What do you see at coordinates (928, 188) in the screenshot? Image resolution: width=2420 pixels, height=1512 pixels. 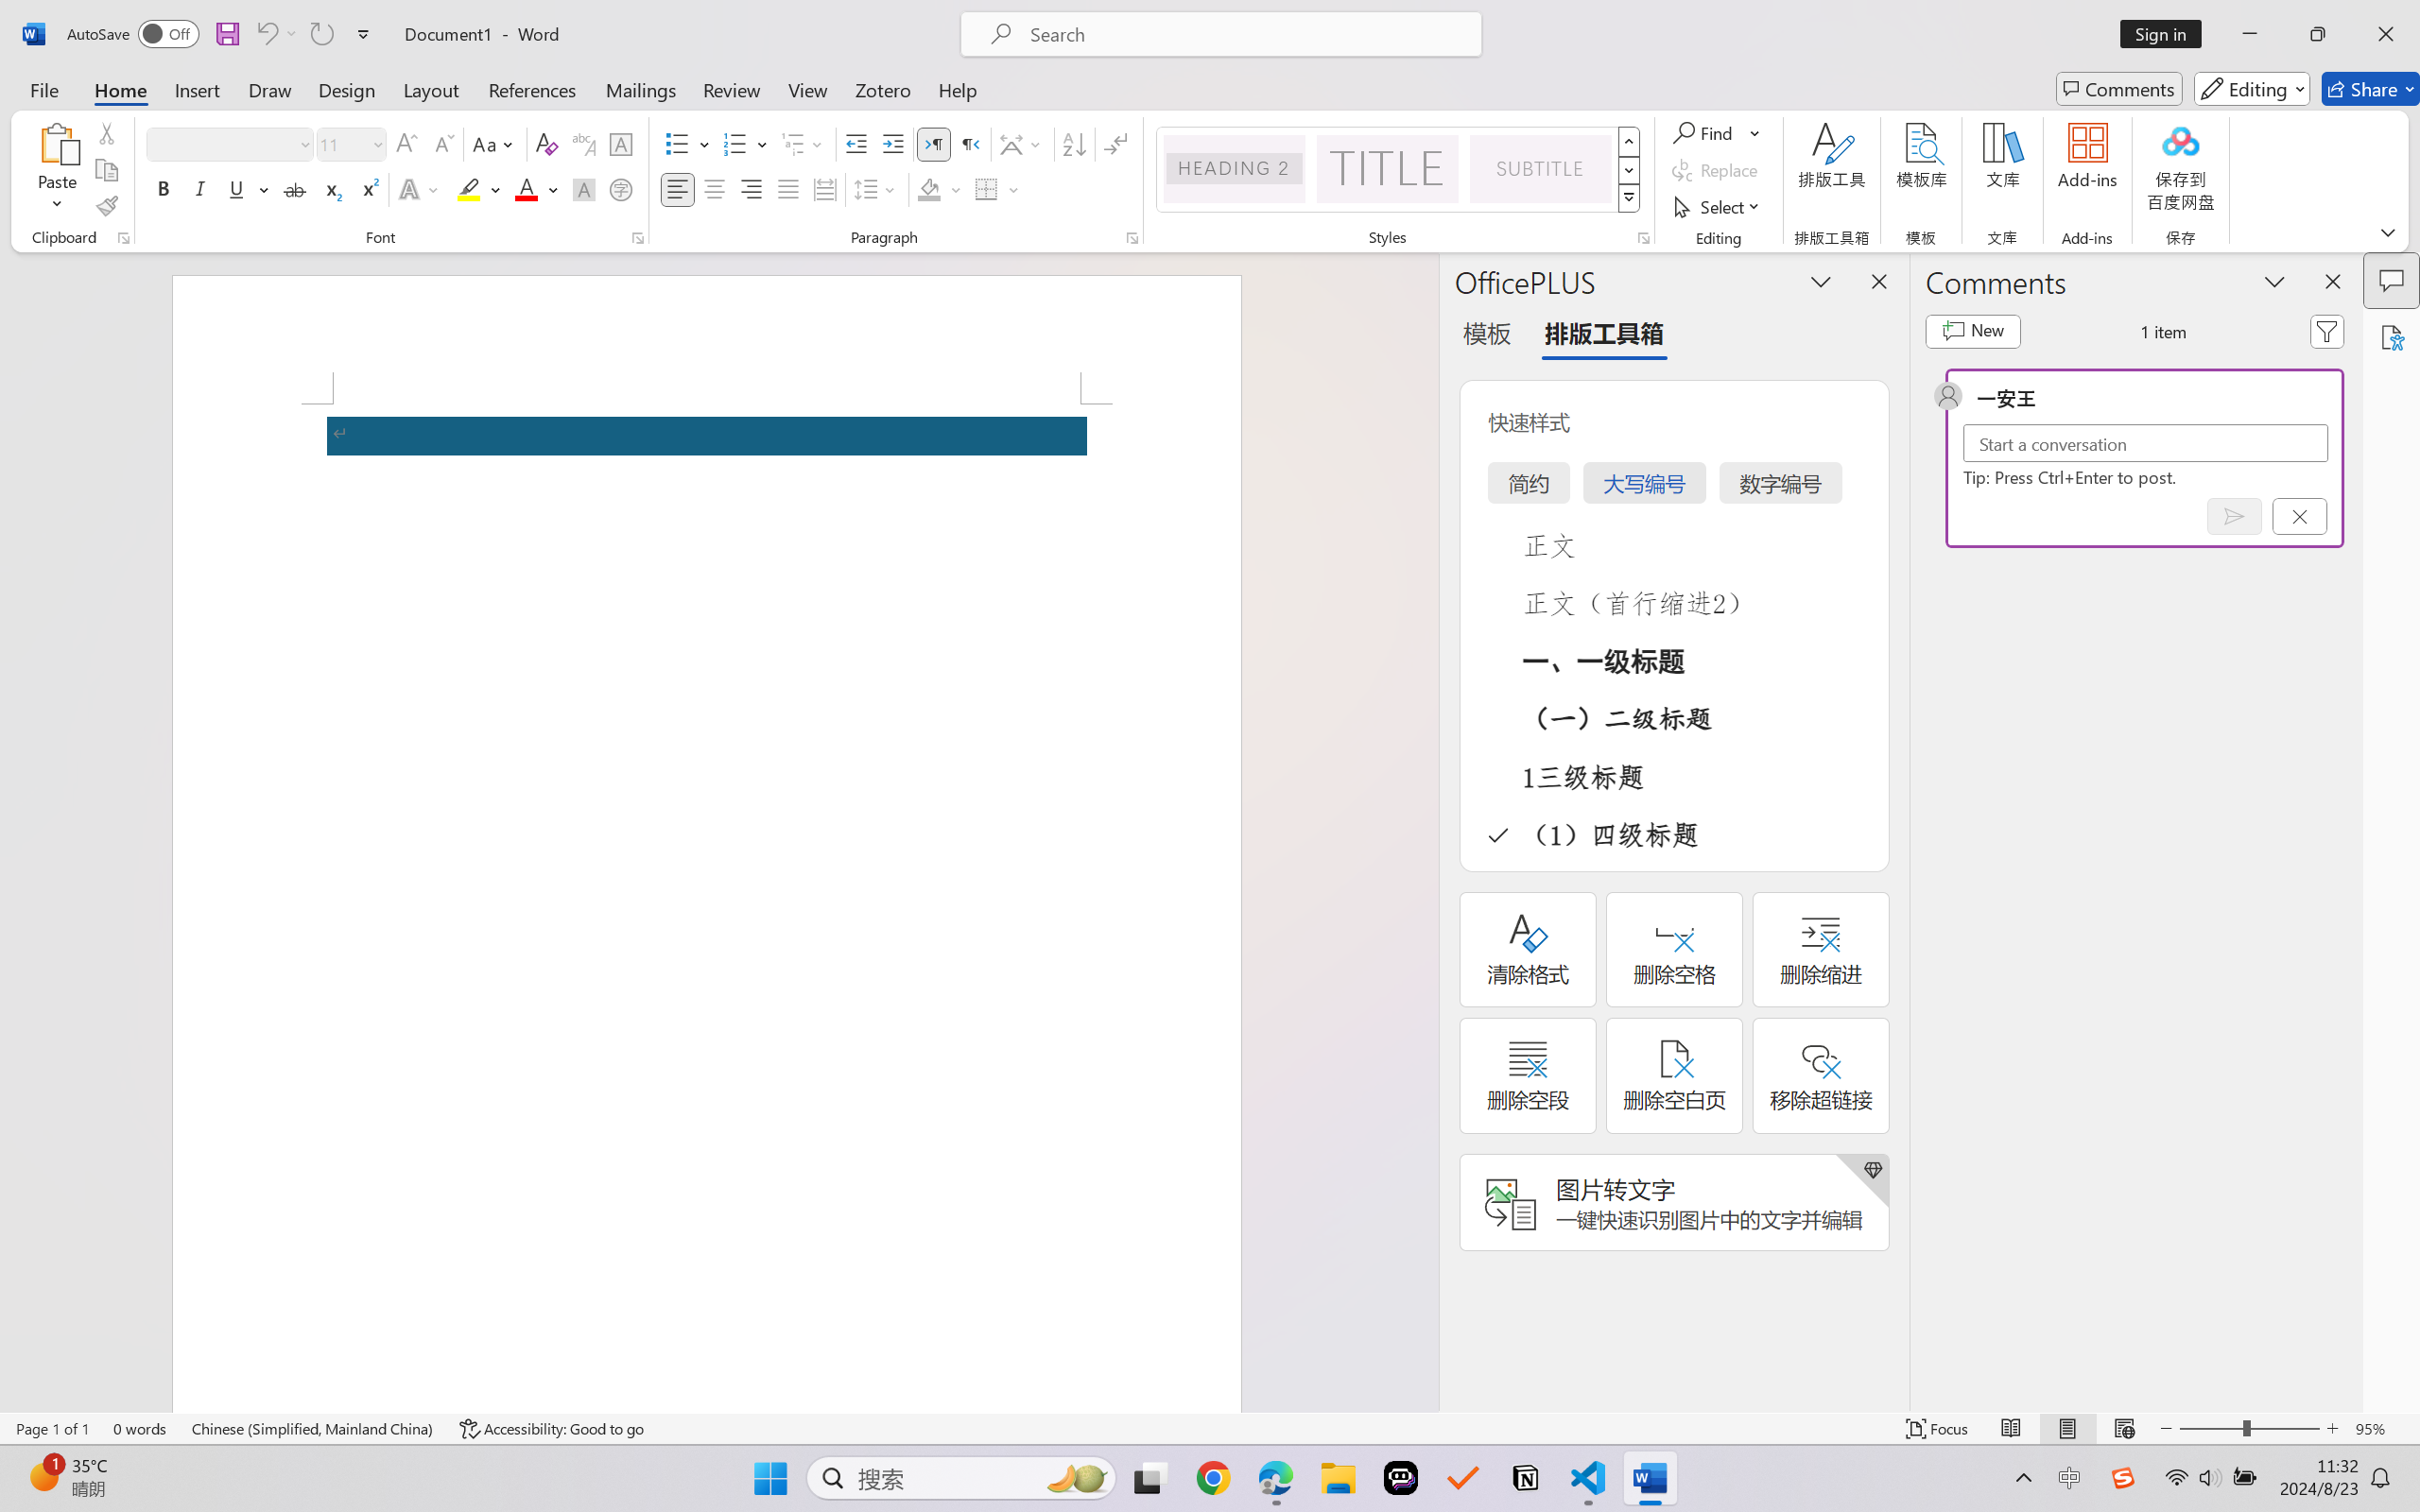 I see `'Shading No Color'` at bounding box center [928, 188].